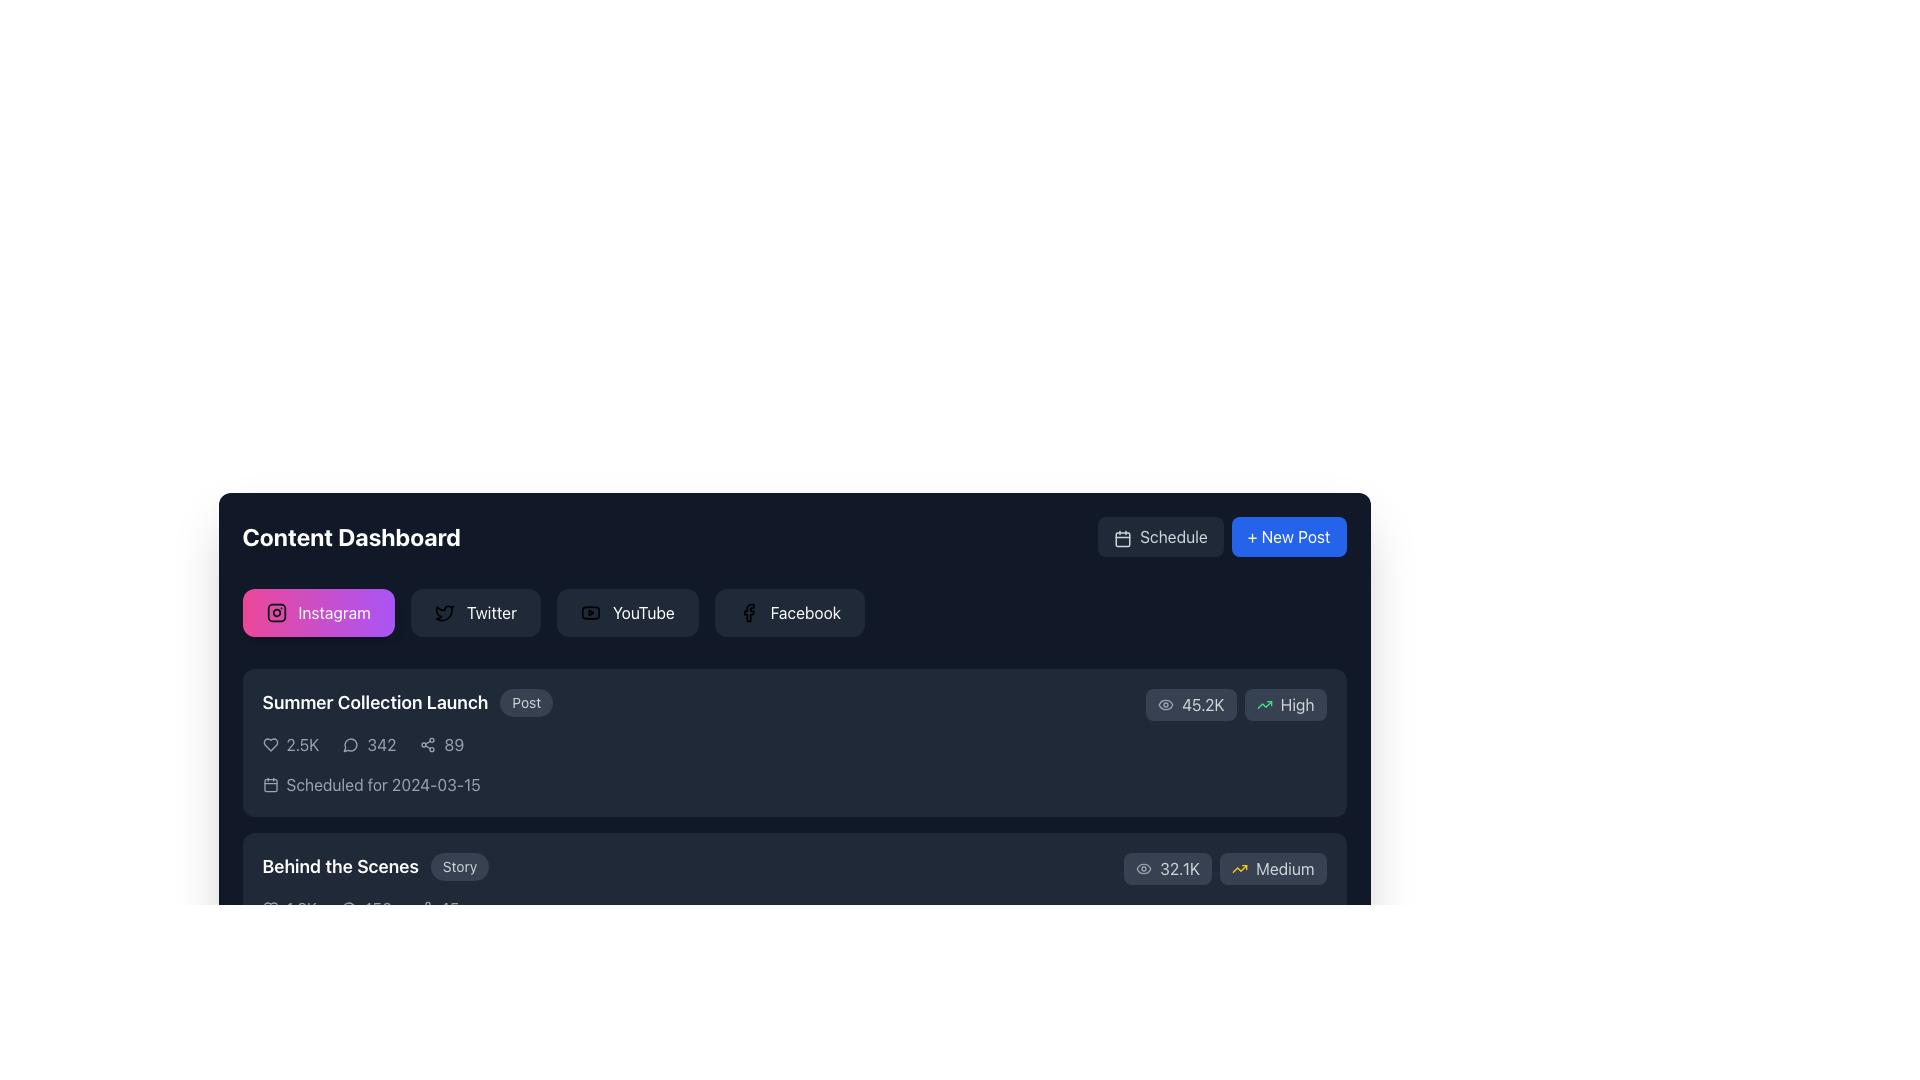 The height and width of the screenshot is (1080, 1920). Describe the element at coordinates (1191, 704) in the screenshot. I see `the Label with Icon that provides information about the number of views or impressions related to a content item, positioned in the right part of the content list` at that location.